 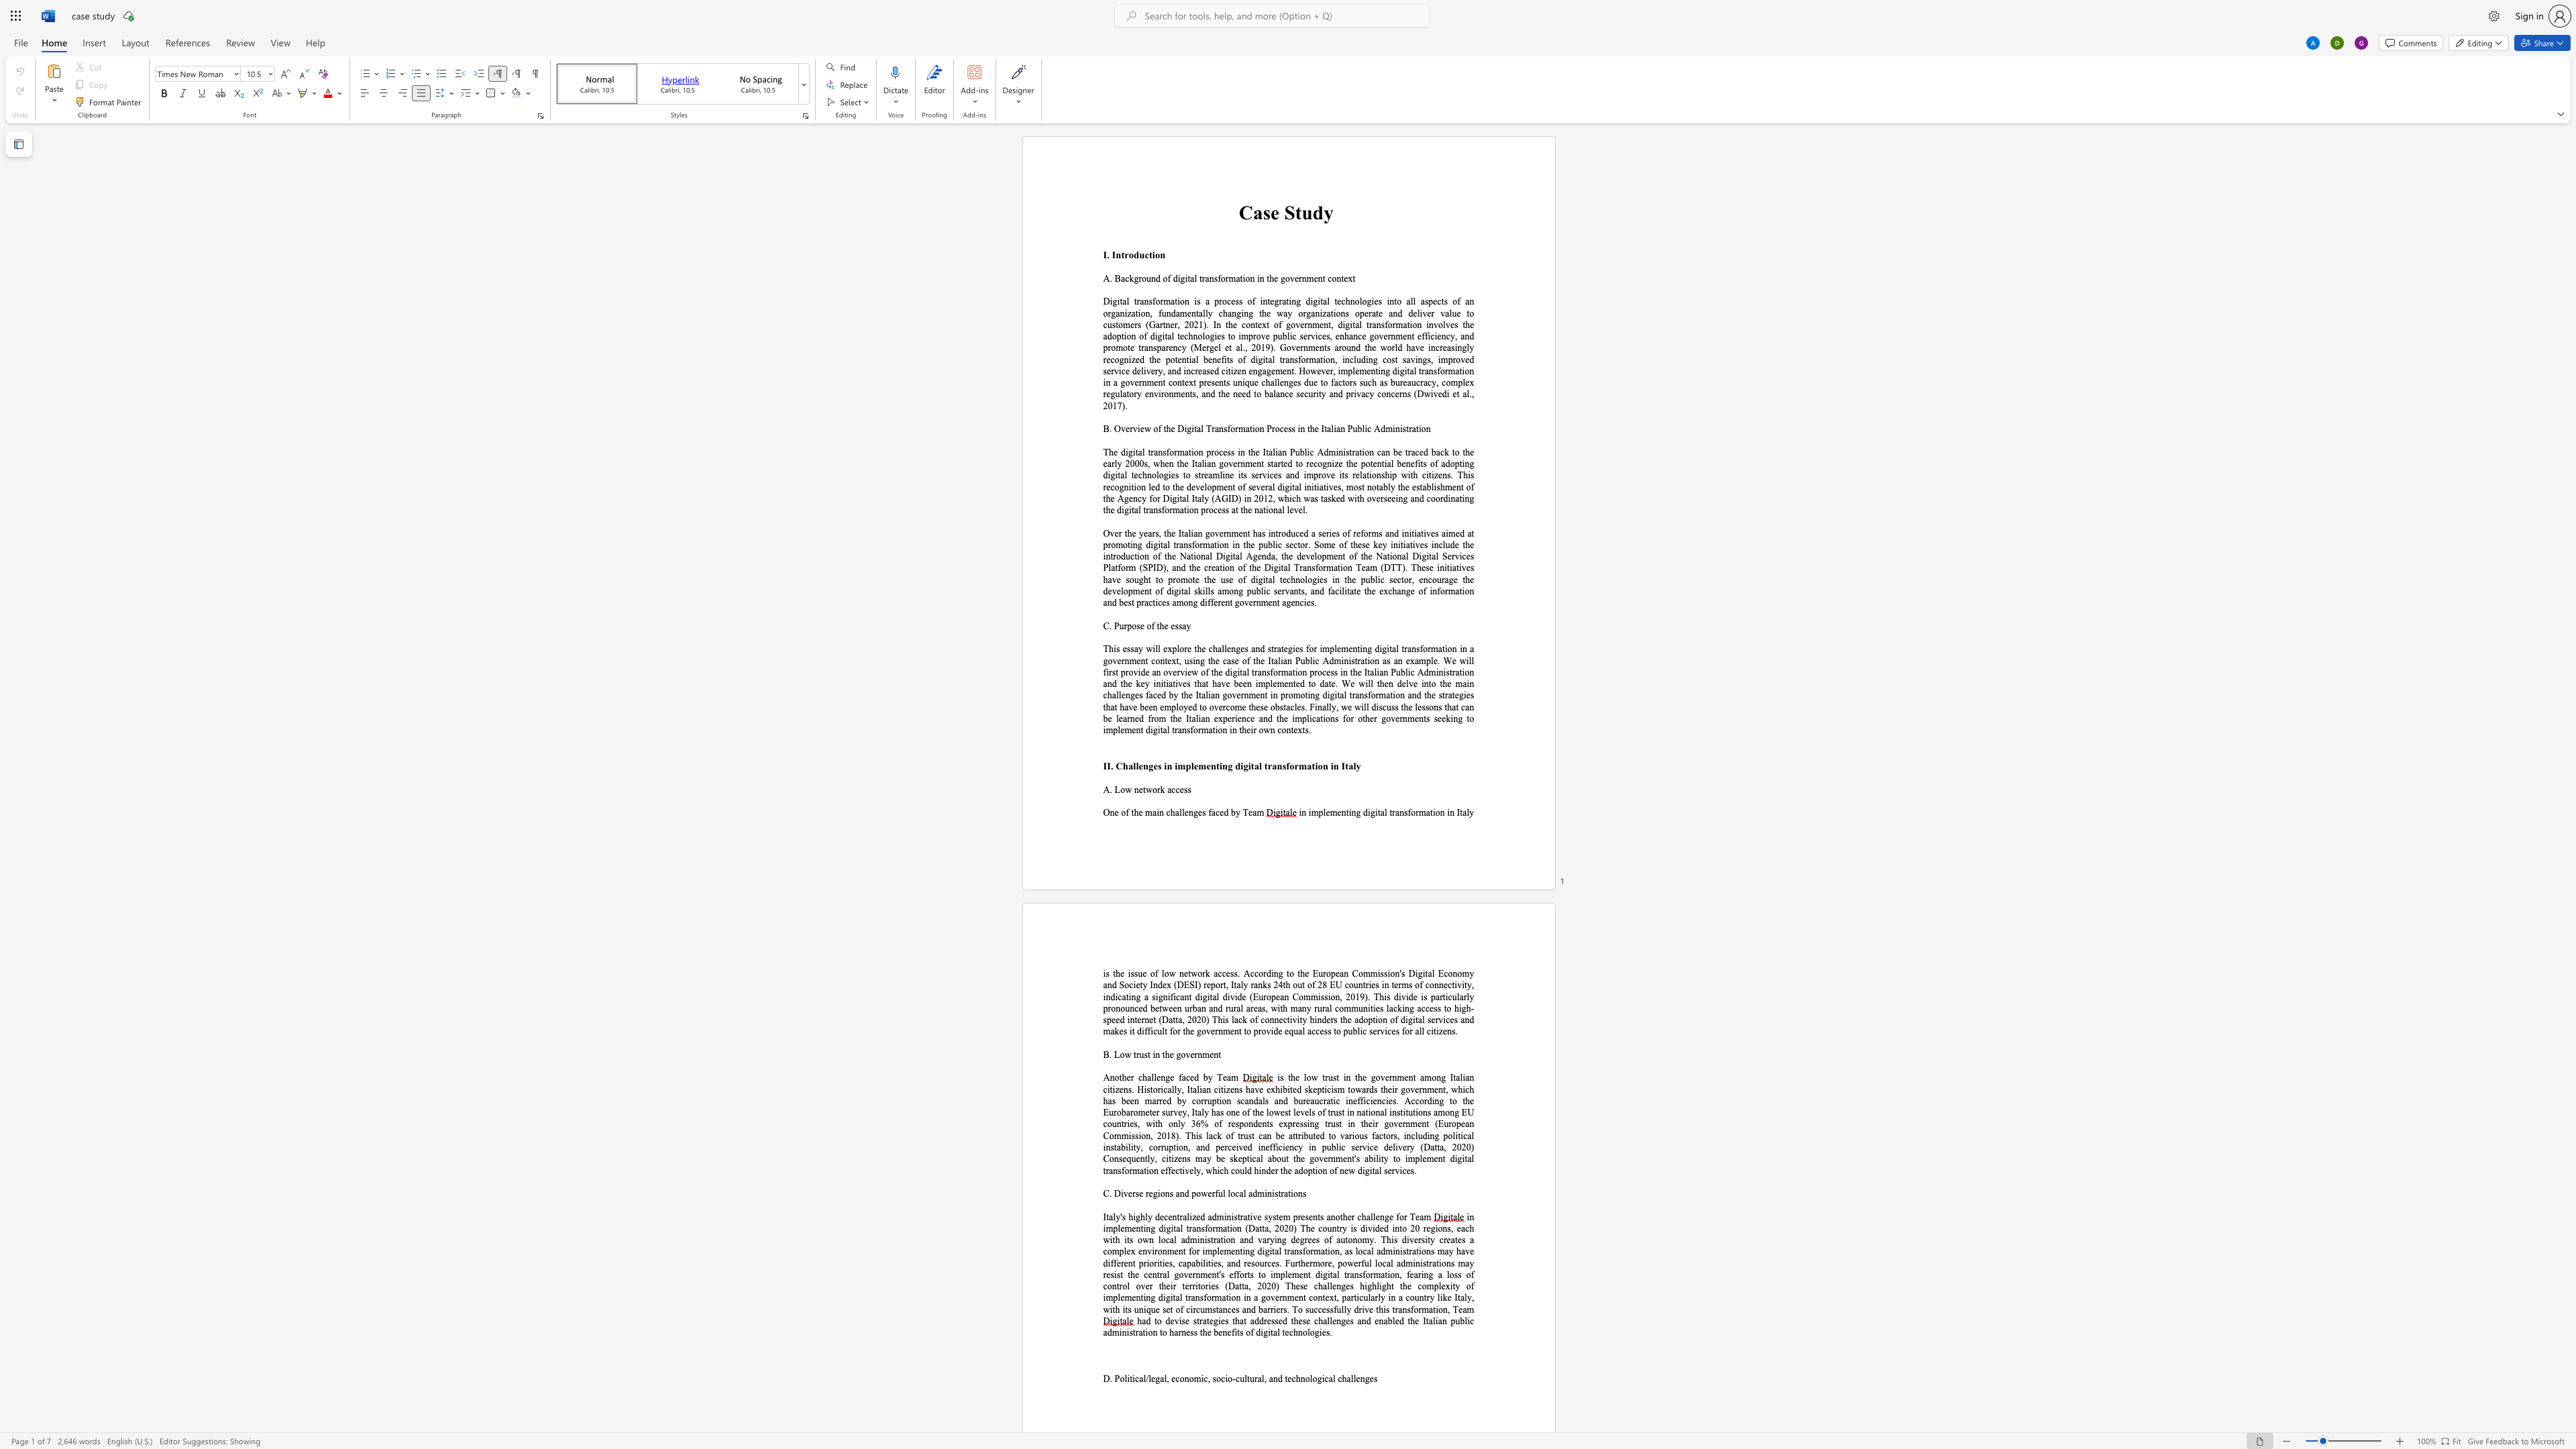 I want to click on the 3th character "i" in the text, so click(x=1264, y=1193).